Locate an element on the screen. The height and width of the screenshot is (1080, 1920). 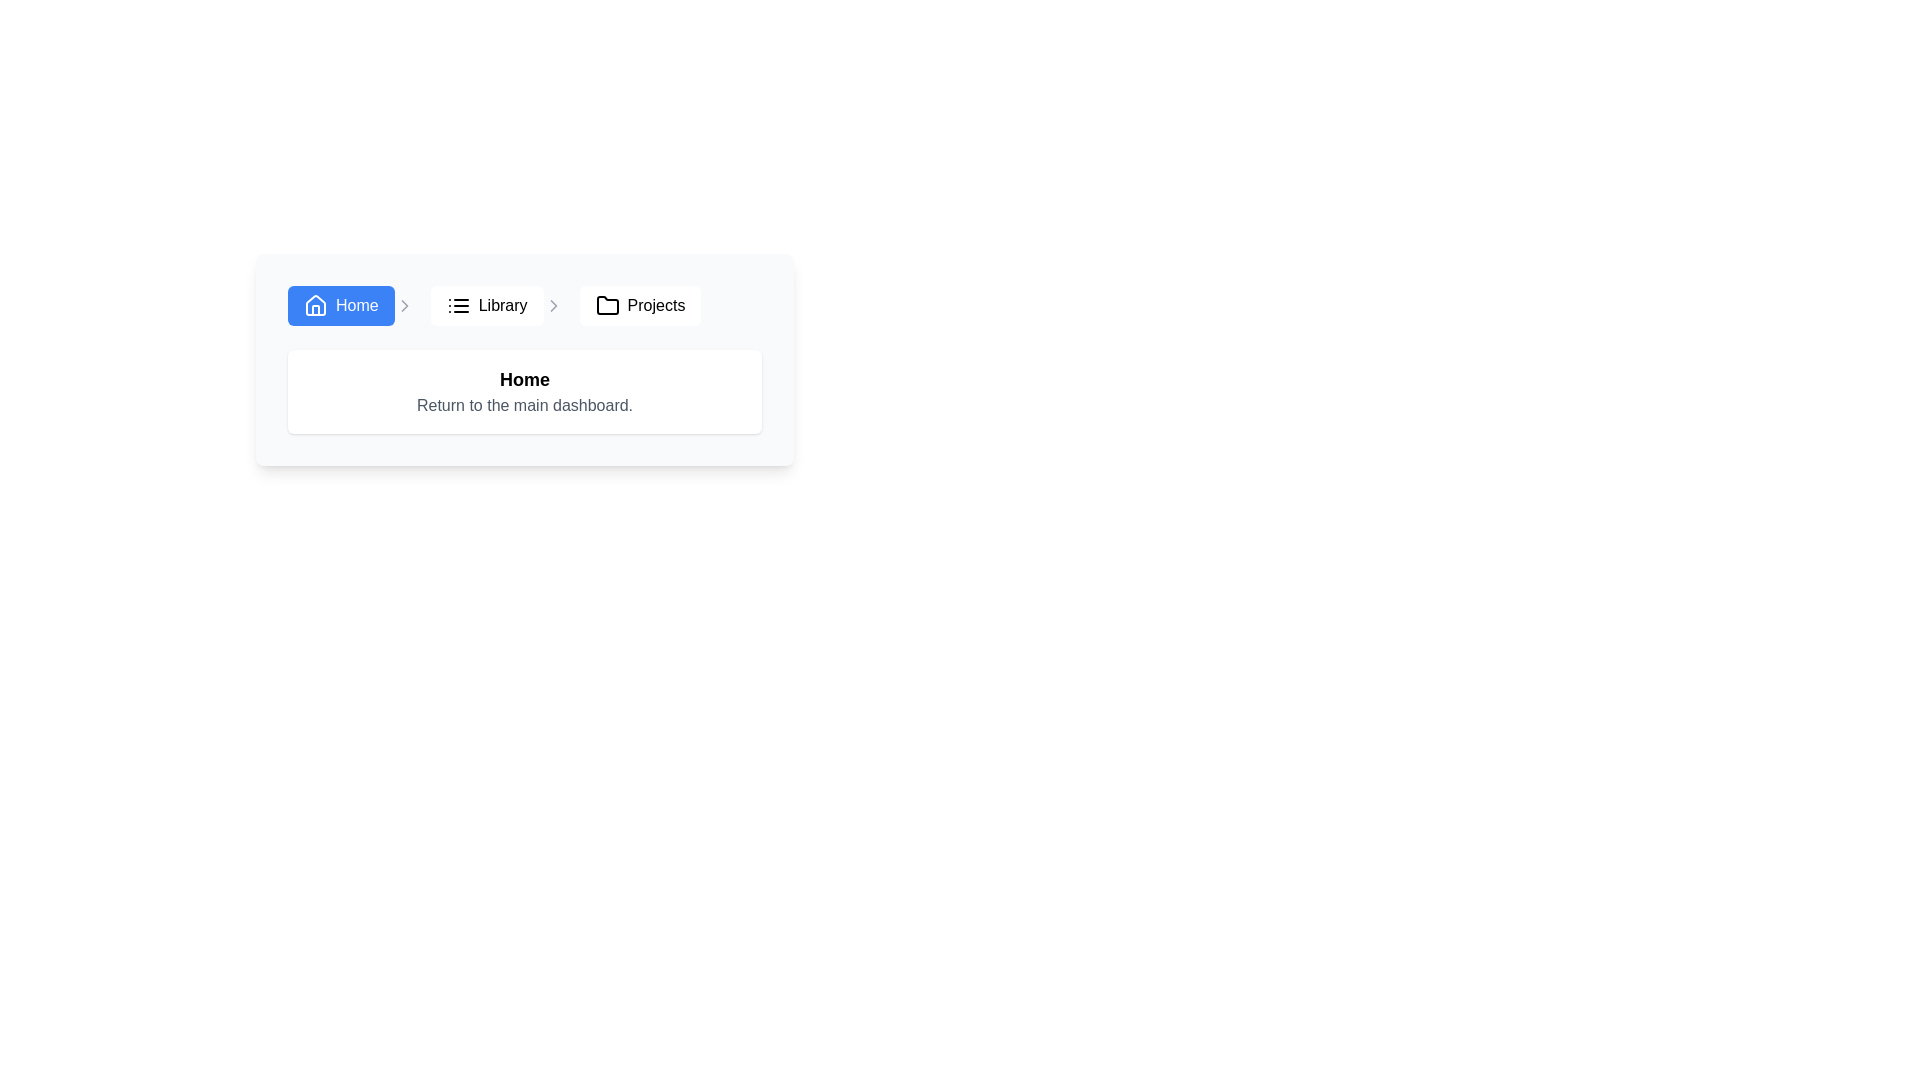
the chevron icon in the breadcrumb navigation bar that separates the Library tab and the Projects tab is located at coordinates (553, 305).